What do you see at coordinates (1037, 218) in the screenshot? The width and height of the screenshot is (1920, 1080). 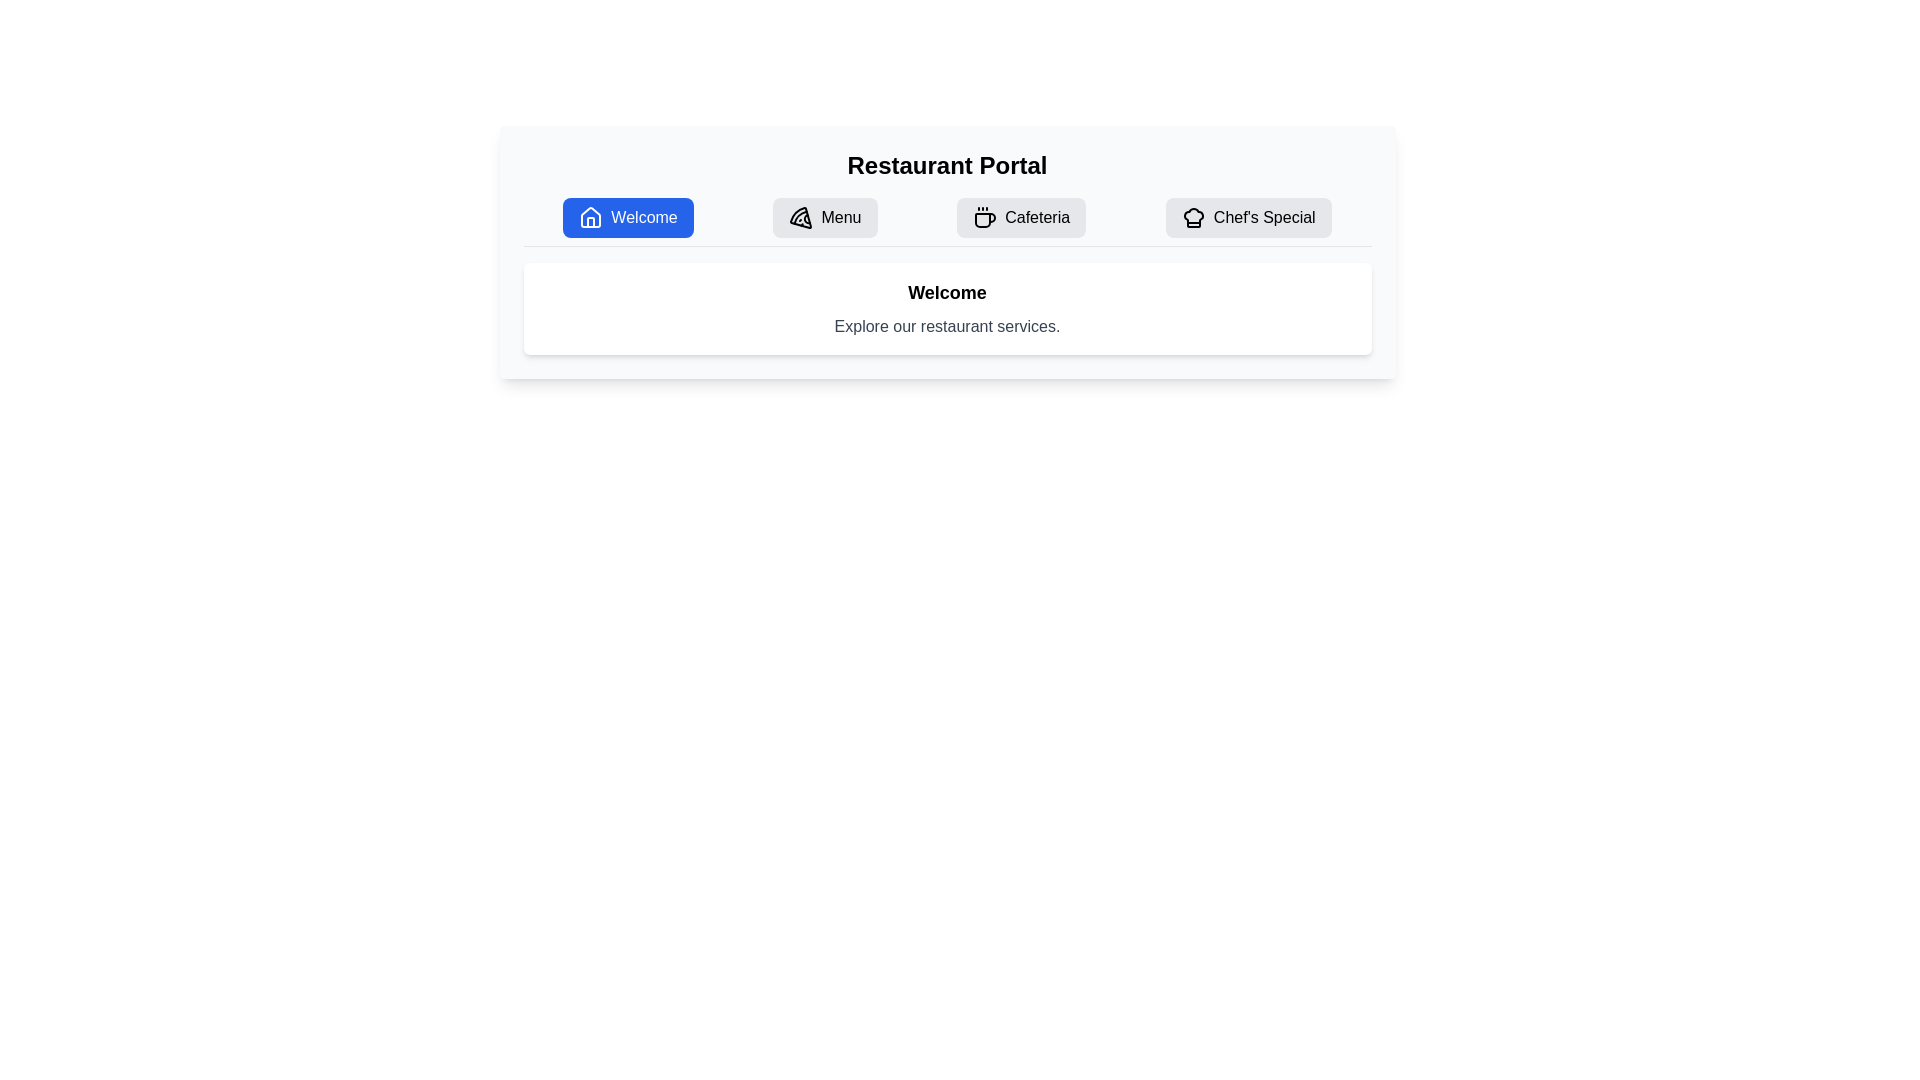 I see `the 'Cafeteria' button in the navigation bar` at bounding box center [1037, 218].